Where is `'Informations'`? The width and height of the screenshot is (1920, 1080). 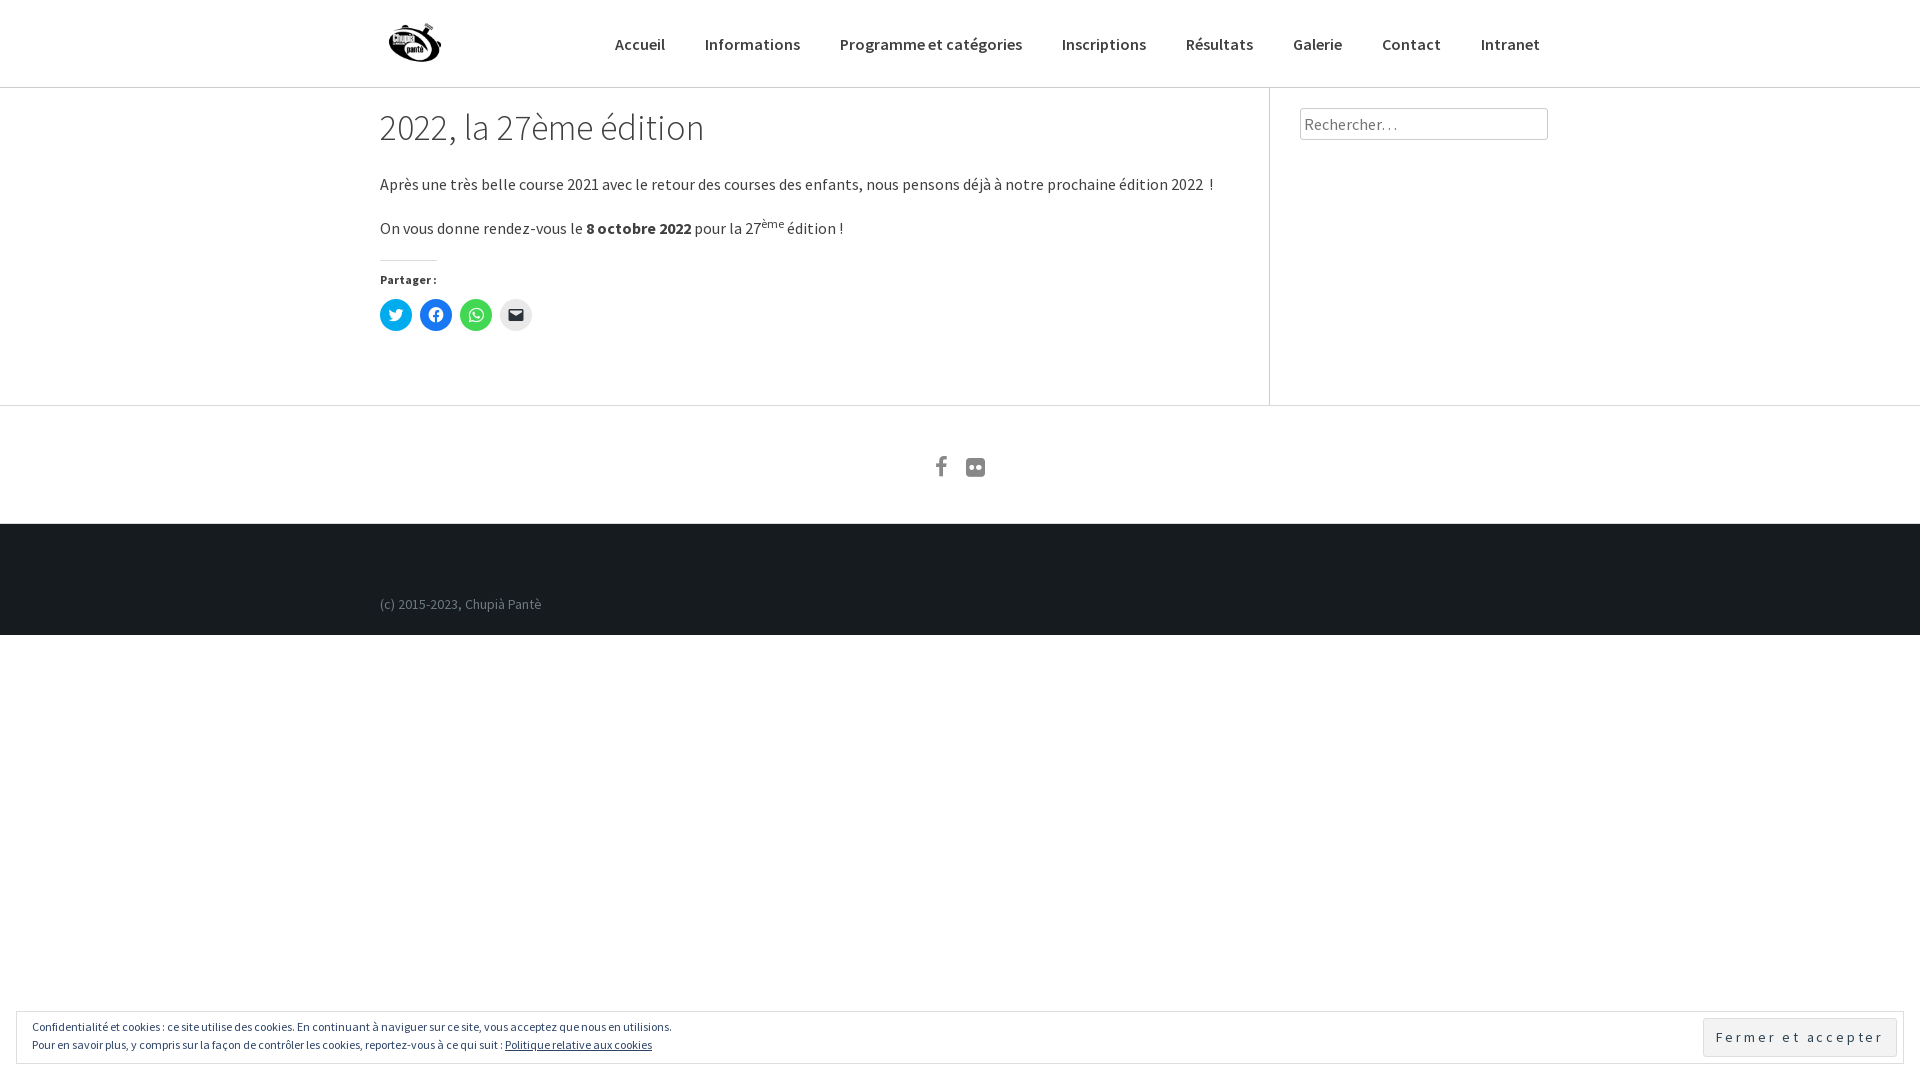 'Informations' is located at coordinates (751, 43).